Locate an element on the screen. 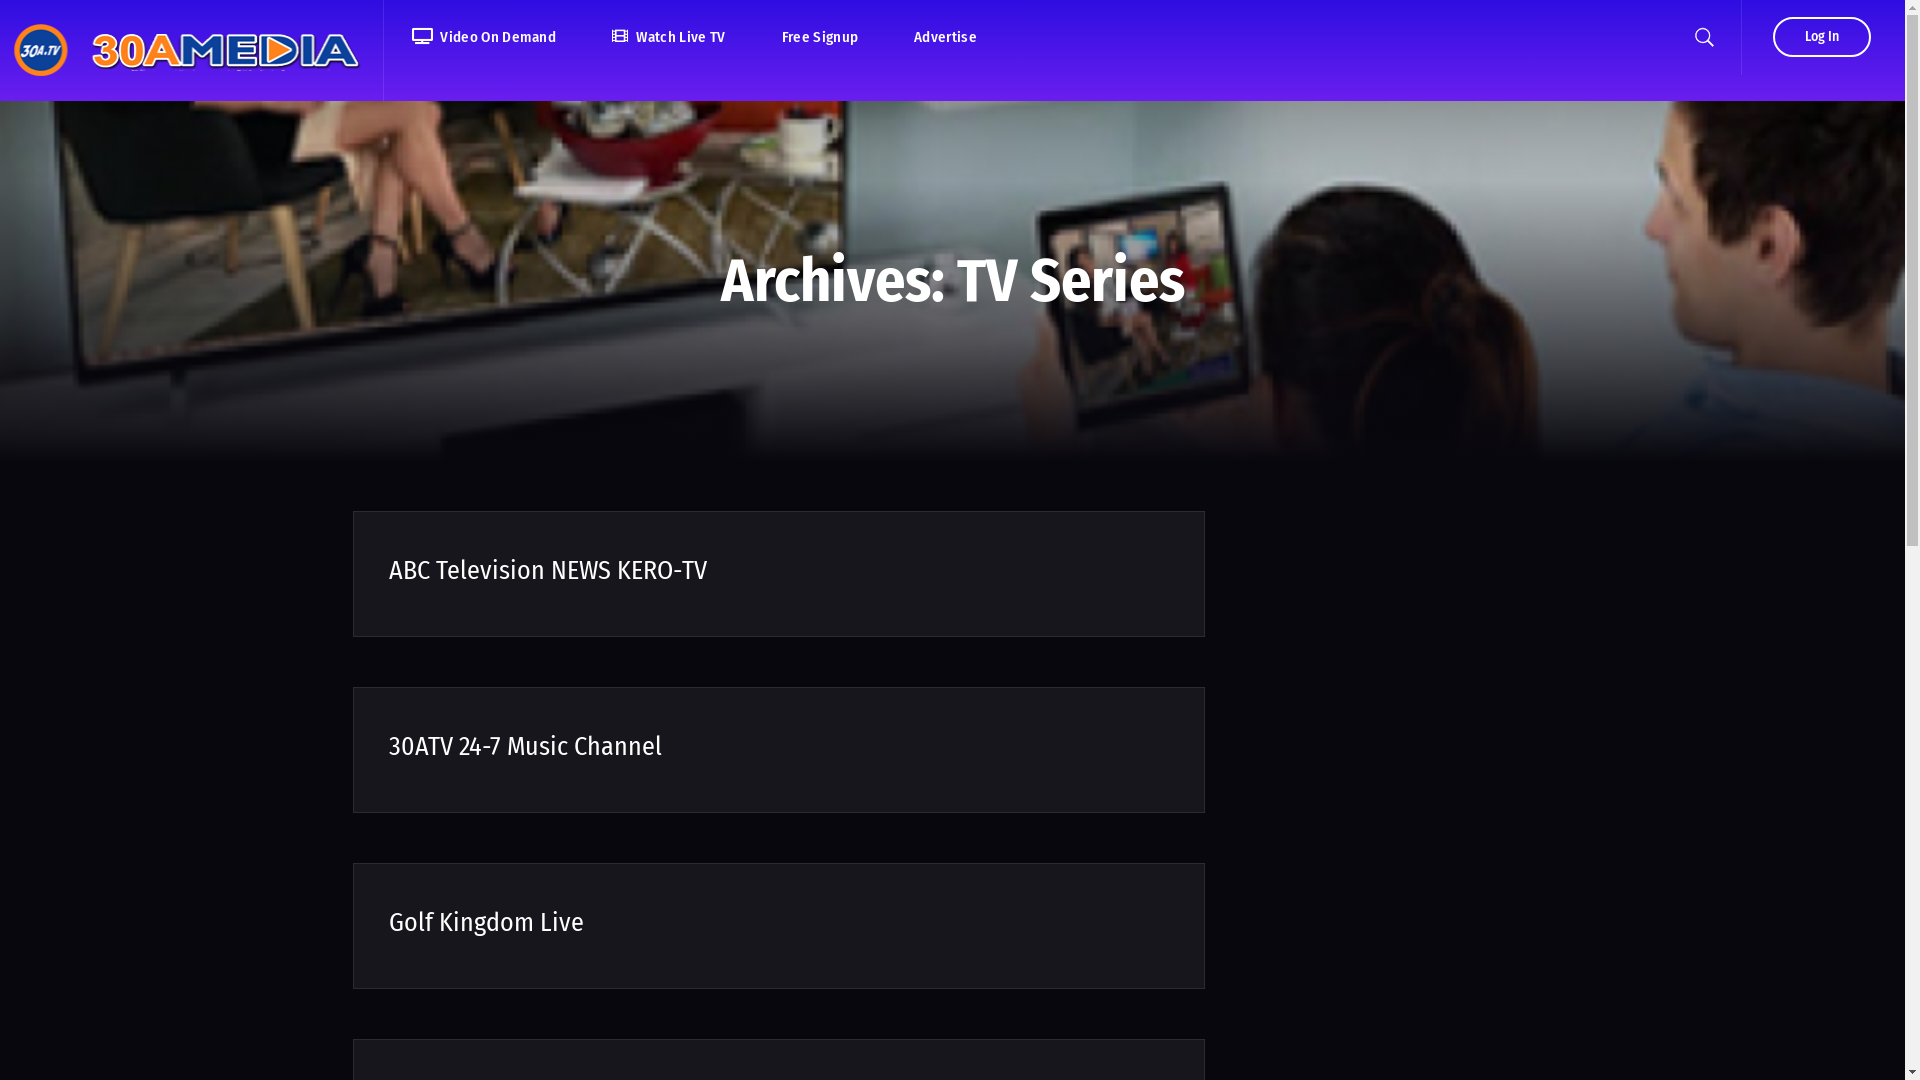 Image resolution: width=1920 pixels, height=1080 pixels. 'Advertise' is located at coordinates (944, 37).